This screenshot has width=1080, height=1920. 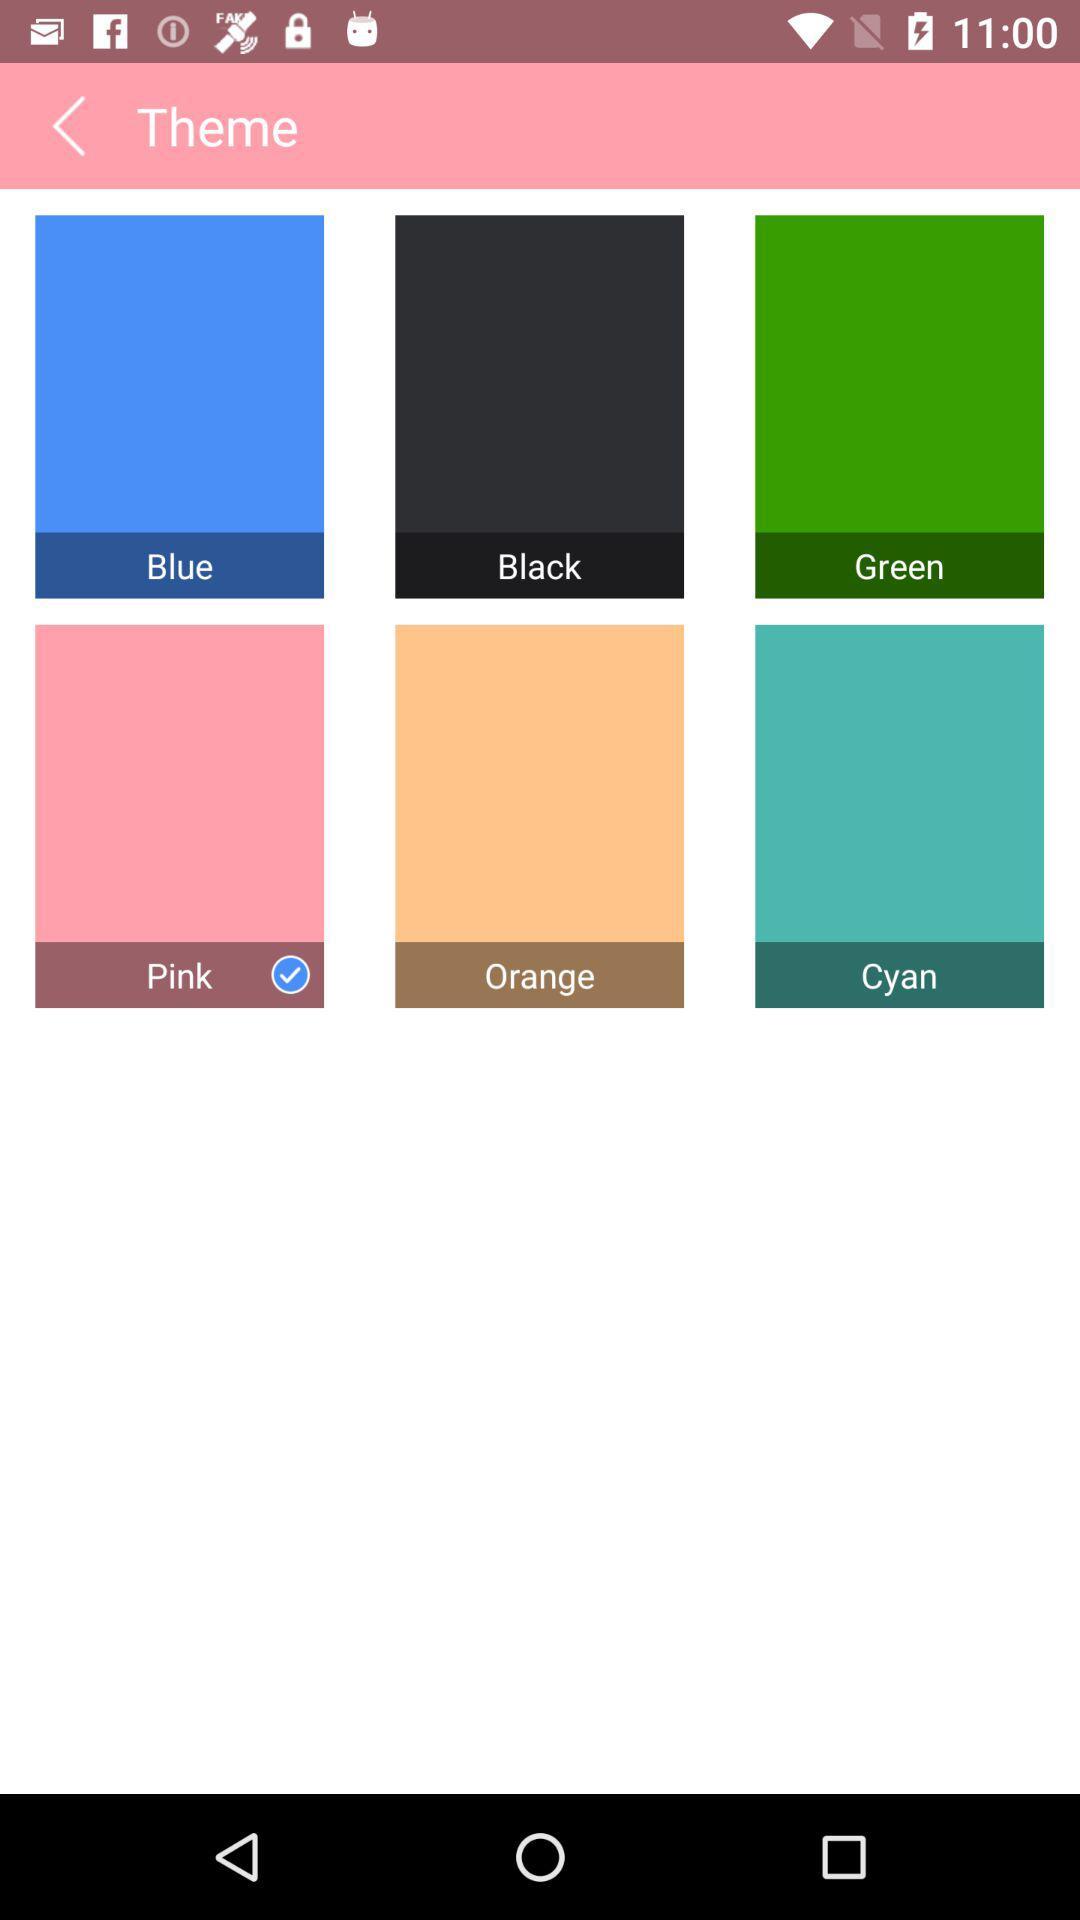 What do you see at coordinates (67, 133) in the screenshot?
I see `the arrow_backward icon` at bounding box center [67, 133].